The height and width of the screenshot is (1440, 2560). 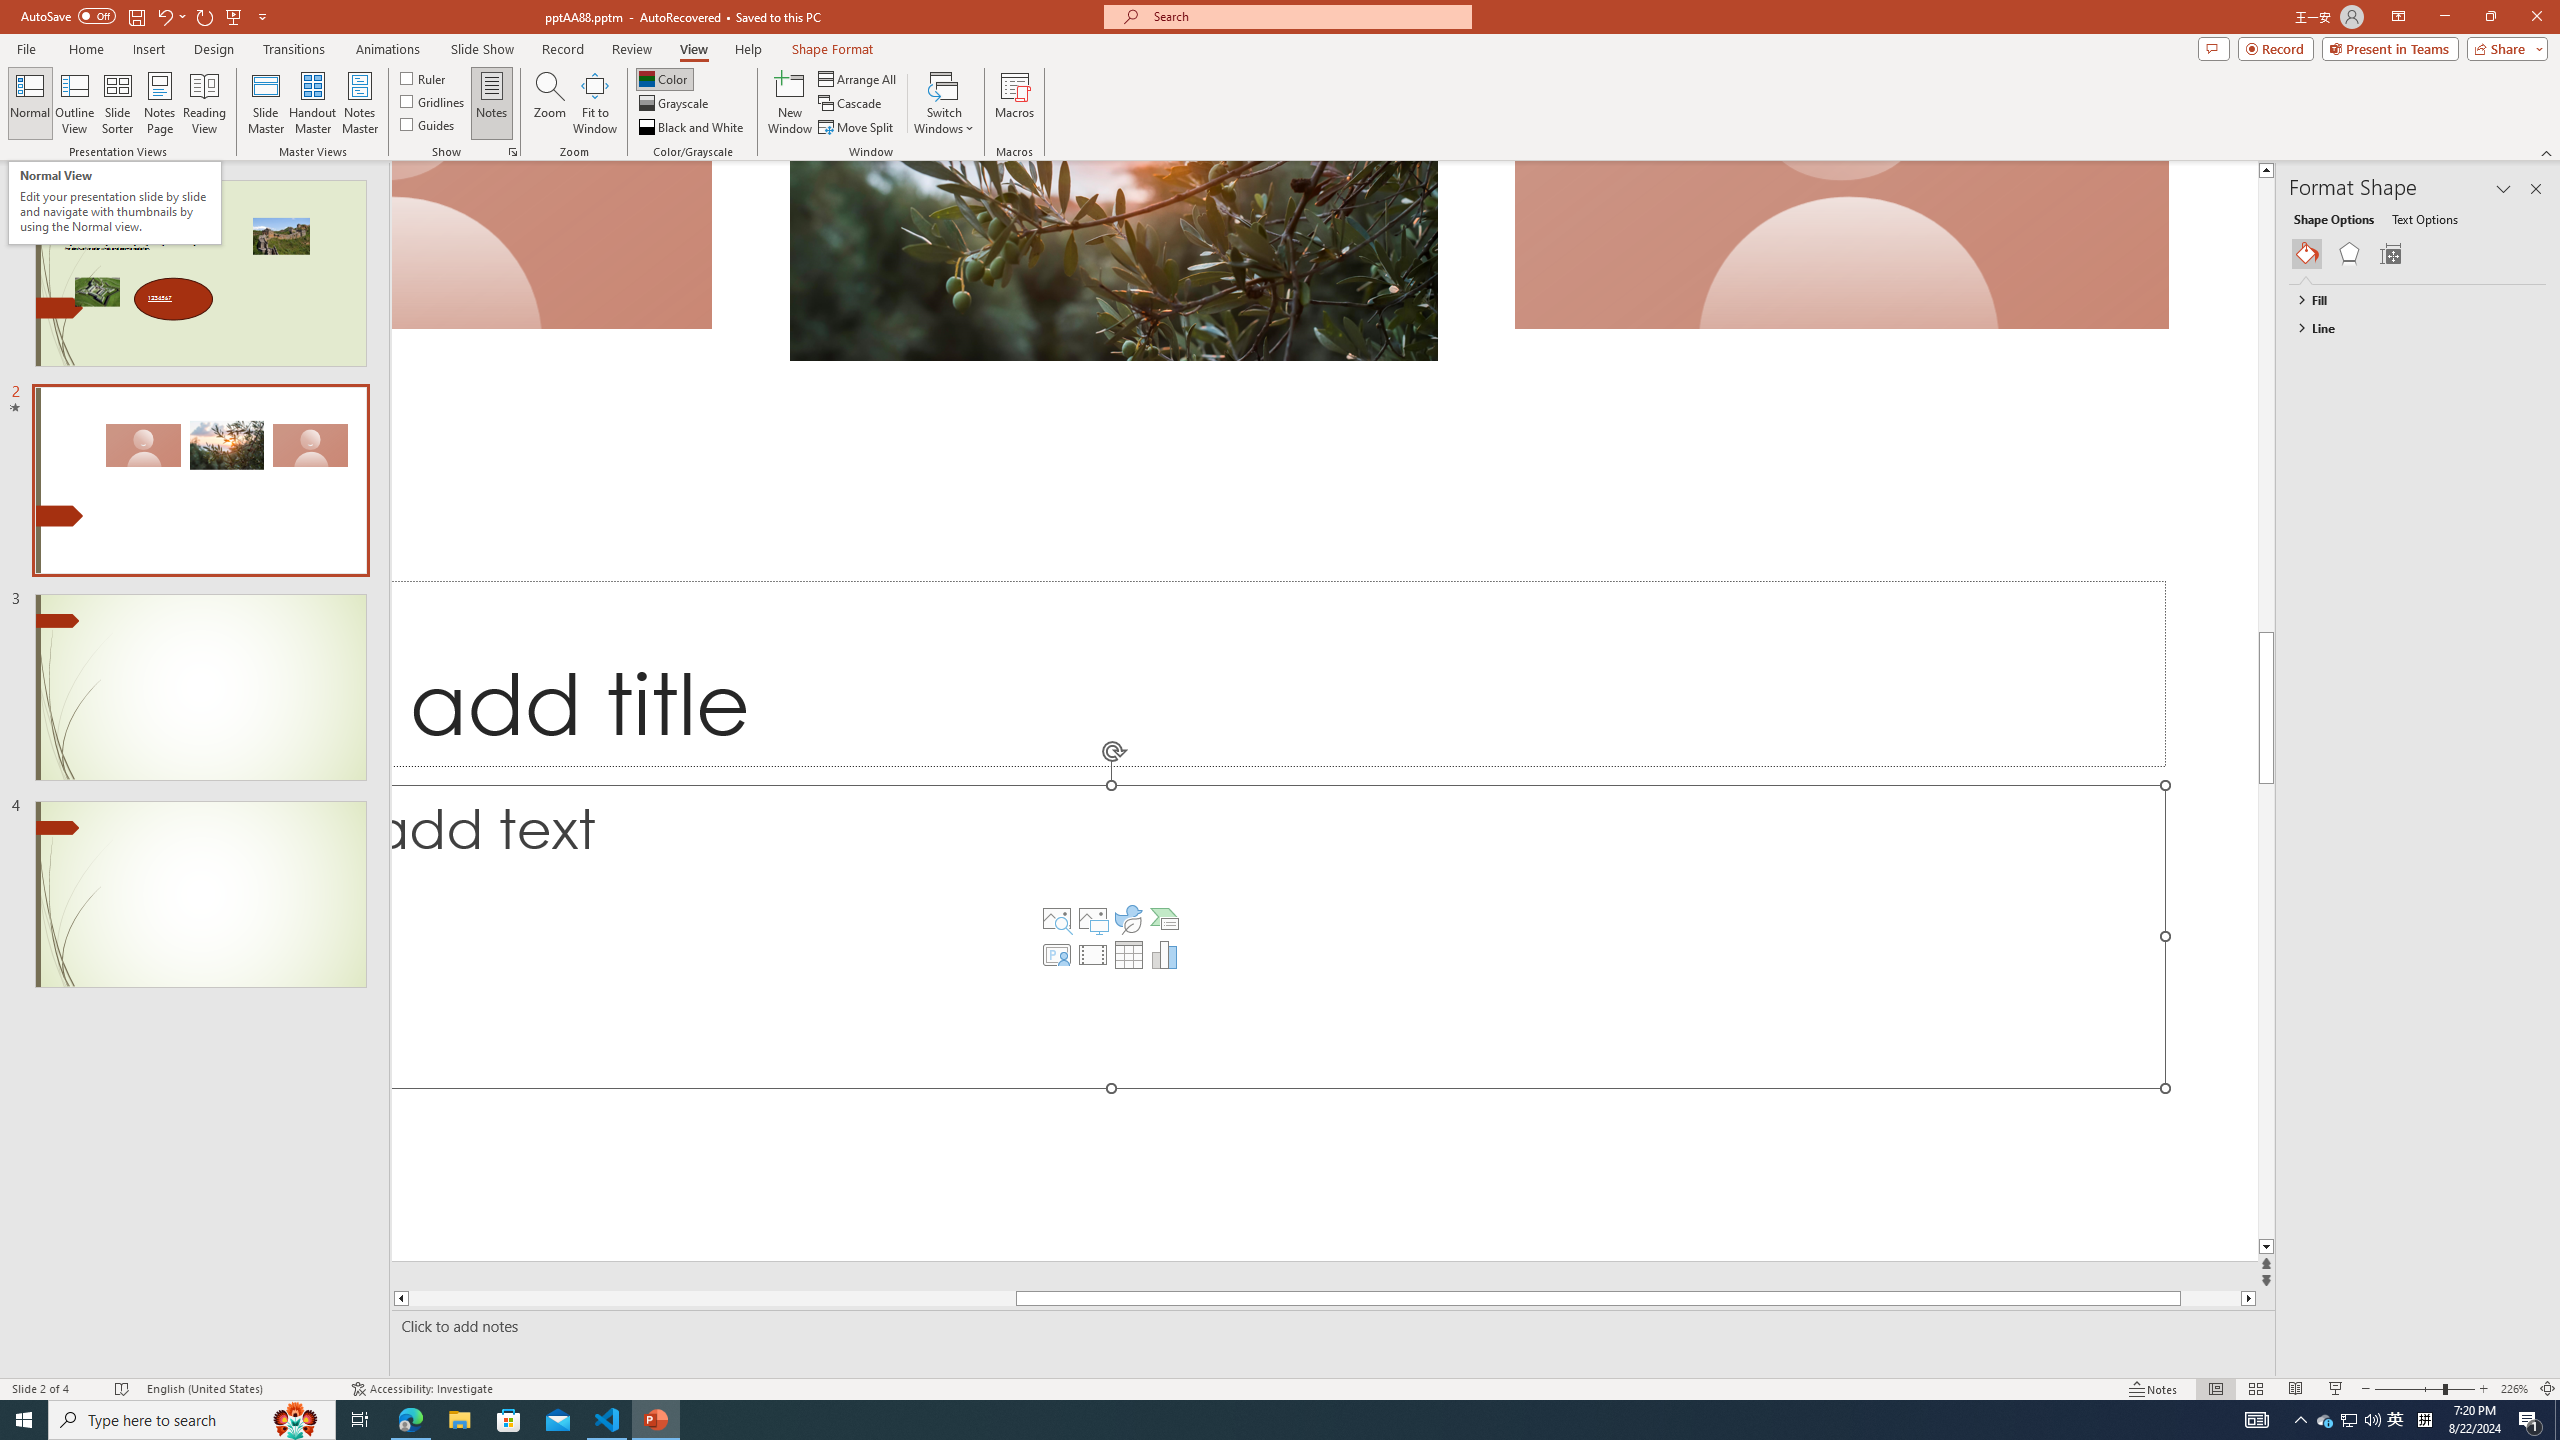 I want to click on 'Fill', so click(x=2408, y=299).